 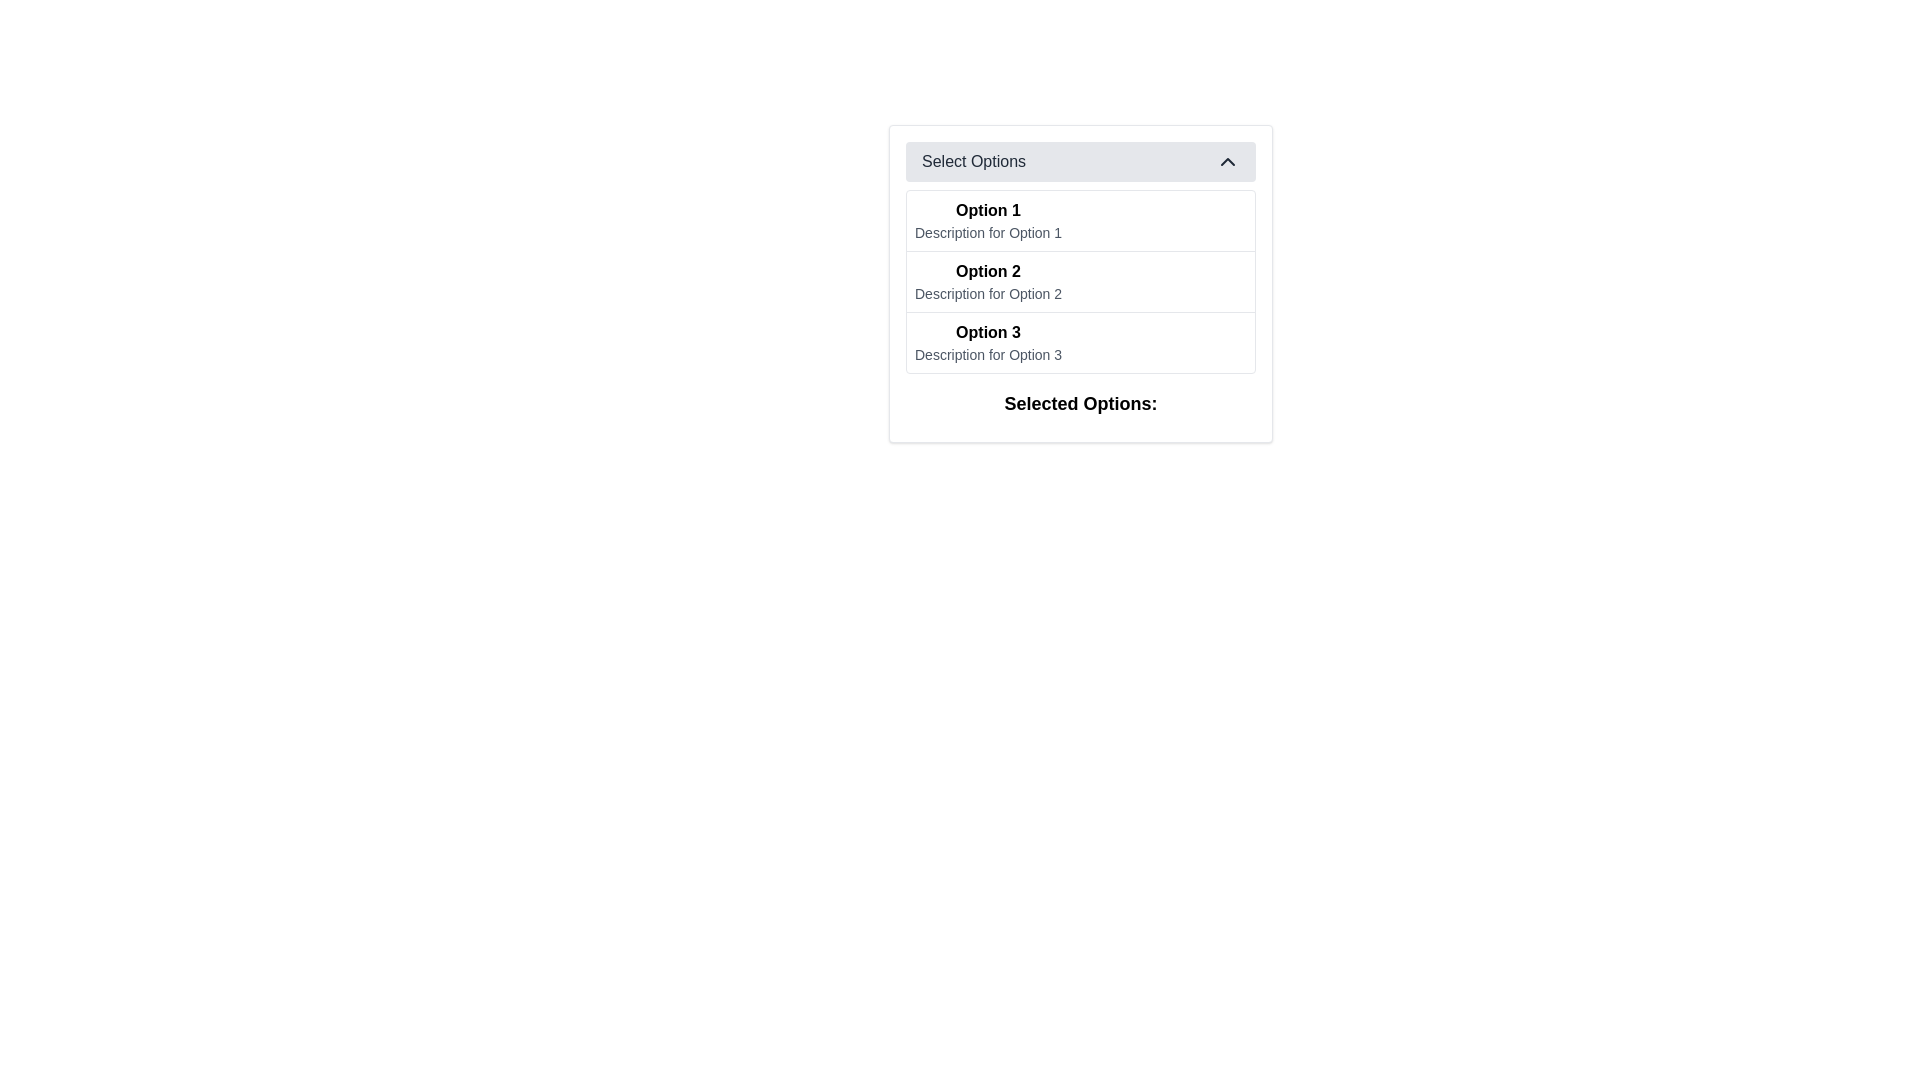 I want to click on on the first selectable option in the dropdown menu titled 'Select Options', which provides context or metadata about 'Option 1', so click(x=988, y=220).